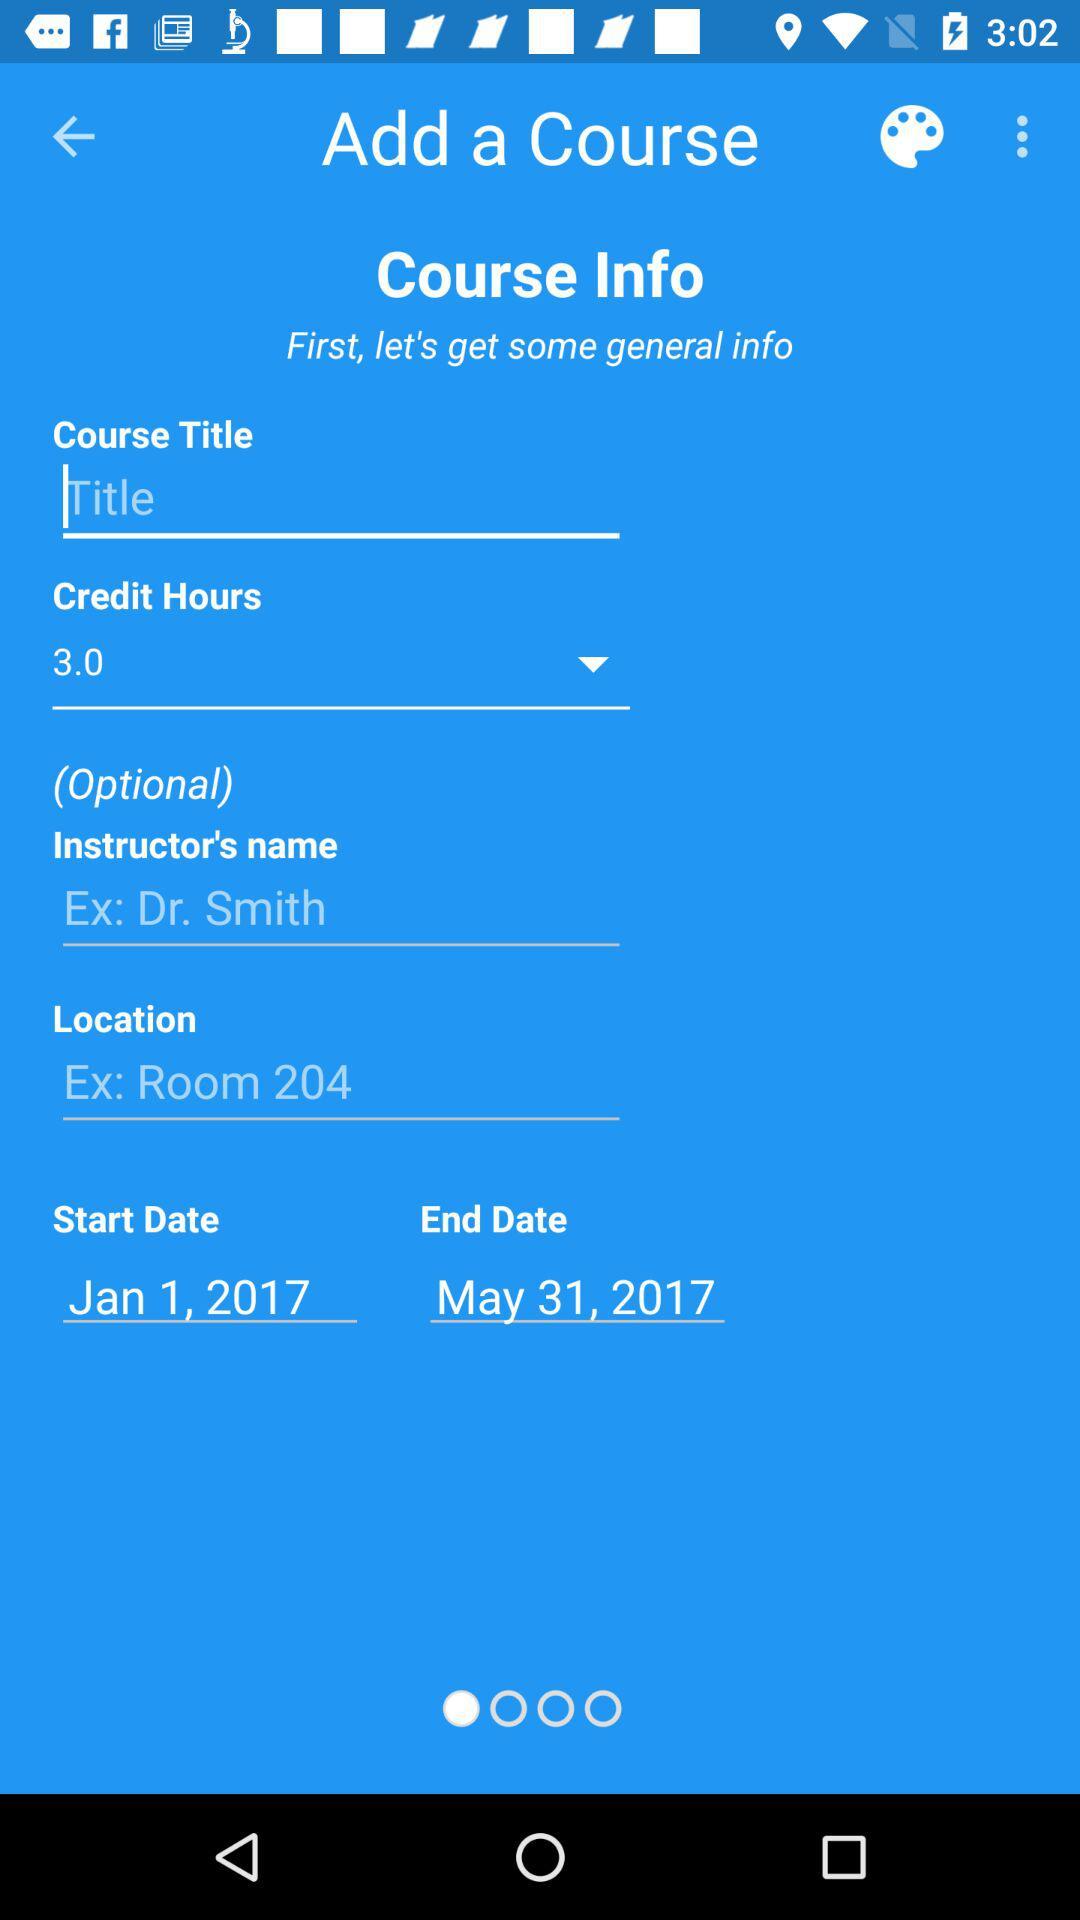  What do you see at coordinates (340, 1080) in the screenshot?
I see `the text ex room 204` at bounding box center [340, 1080].